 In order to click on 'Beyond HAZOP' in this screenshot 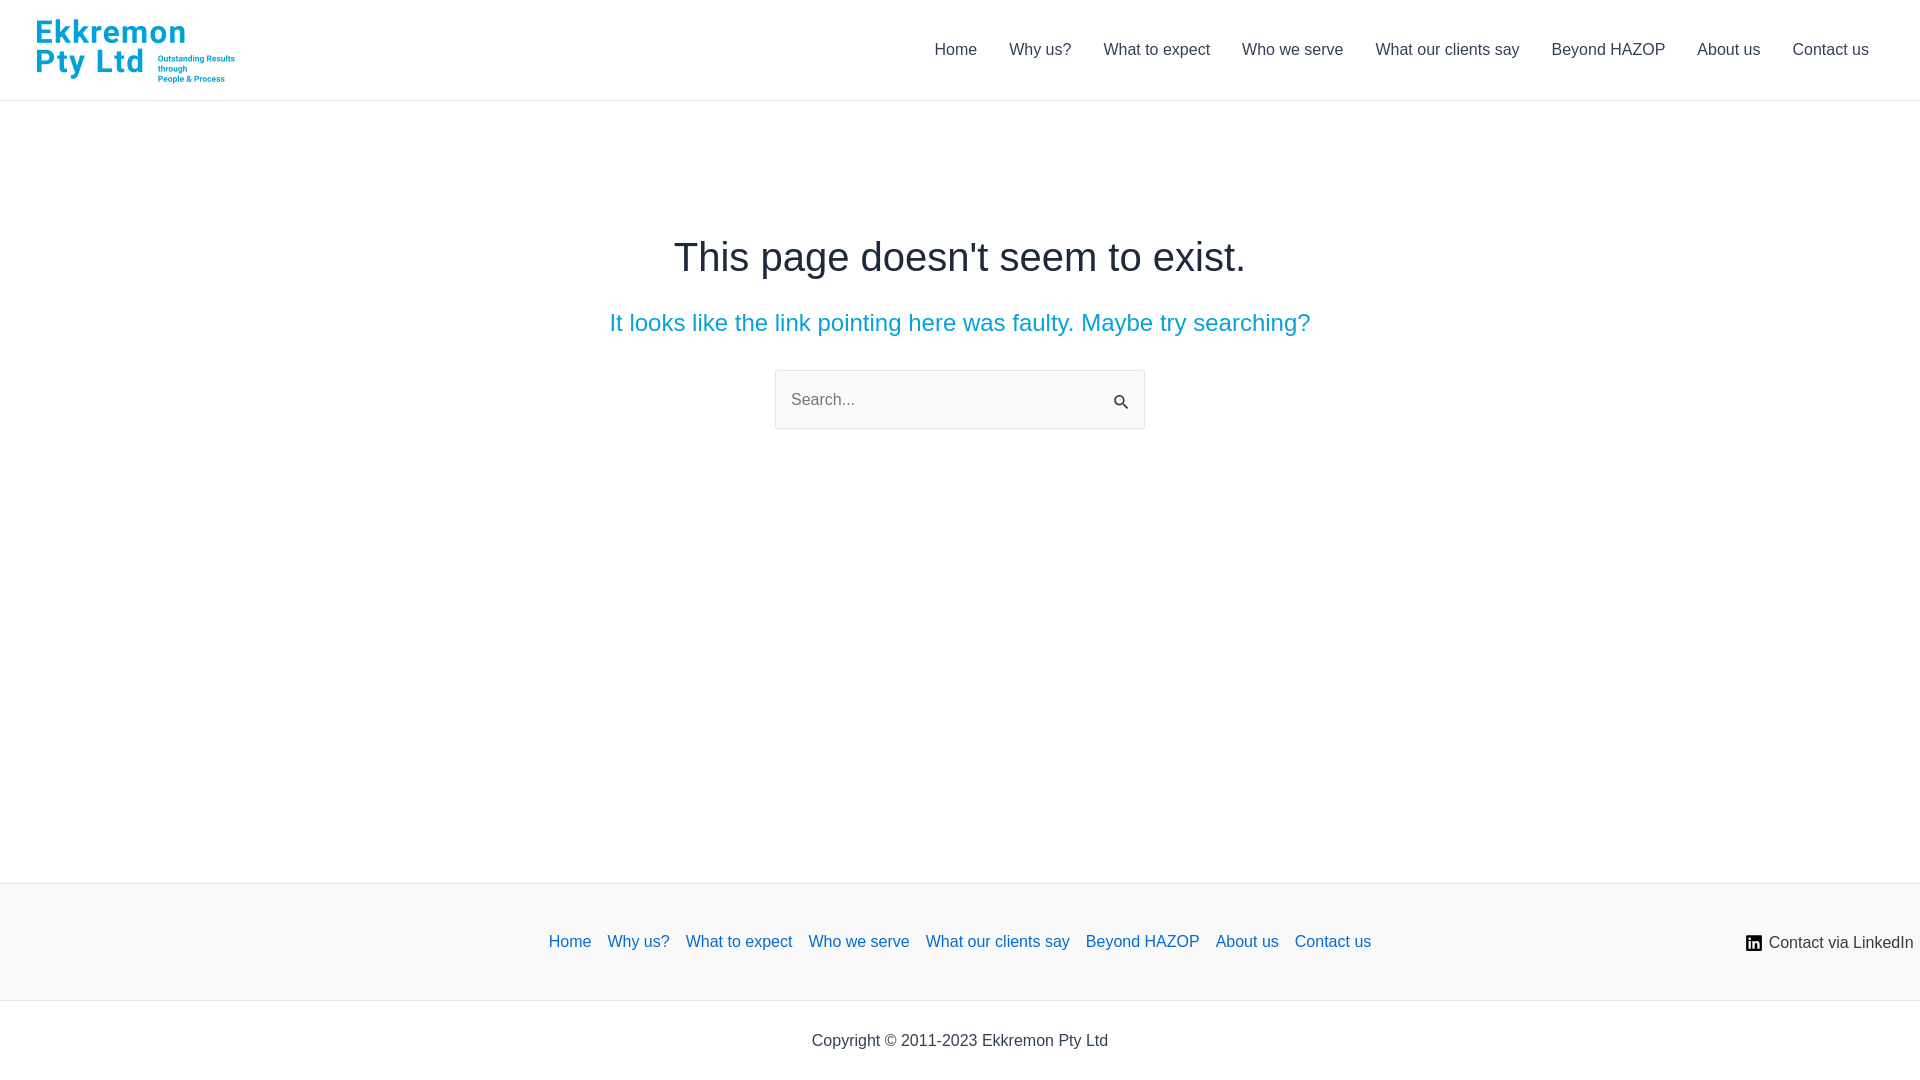, I will do `click(1608, 49)`.